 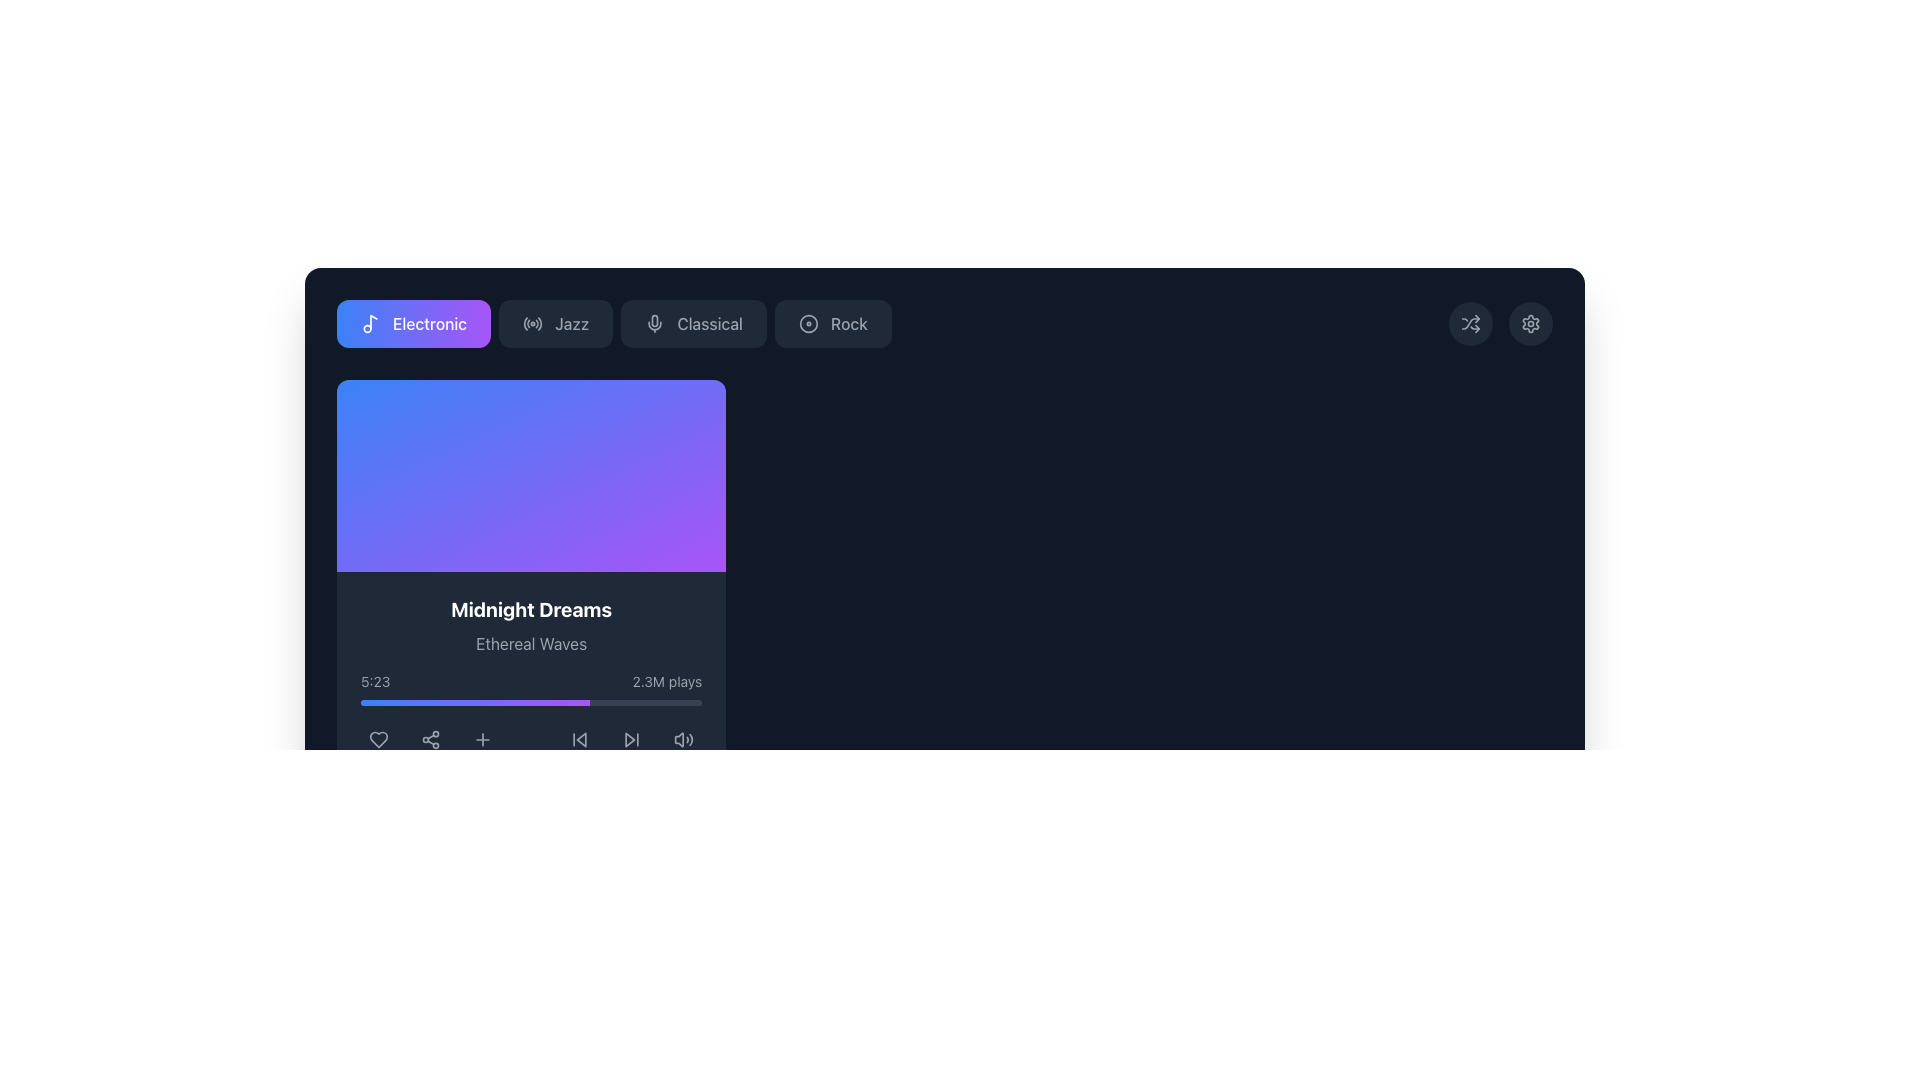 I want to click on the settings button located in the top-right corner of the interface, so click(x=1530, y=323).